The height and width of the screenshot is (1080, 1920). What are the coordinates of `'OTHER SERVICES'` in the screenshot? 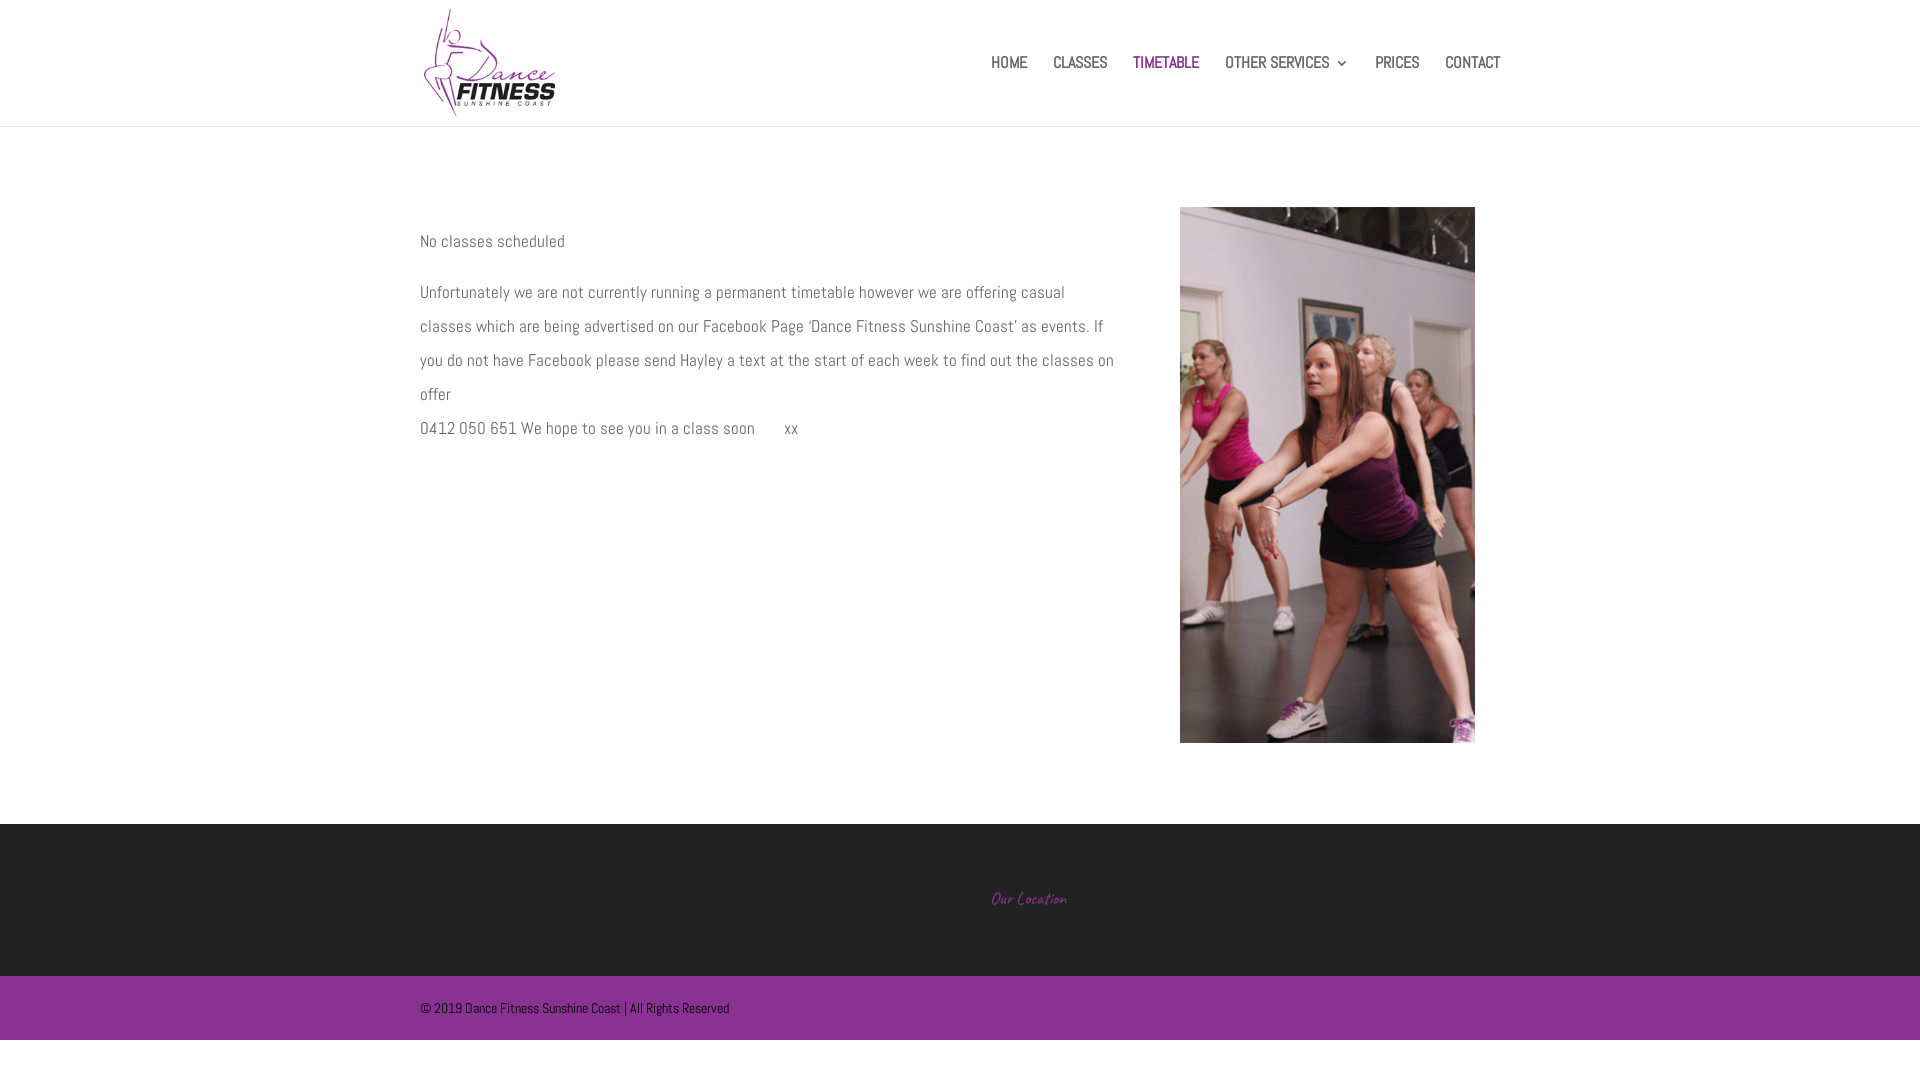 It's located at (1223, 91).